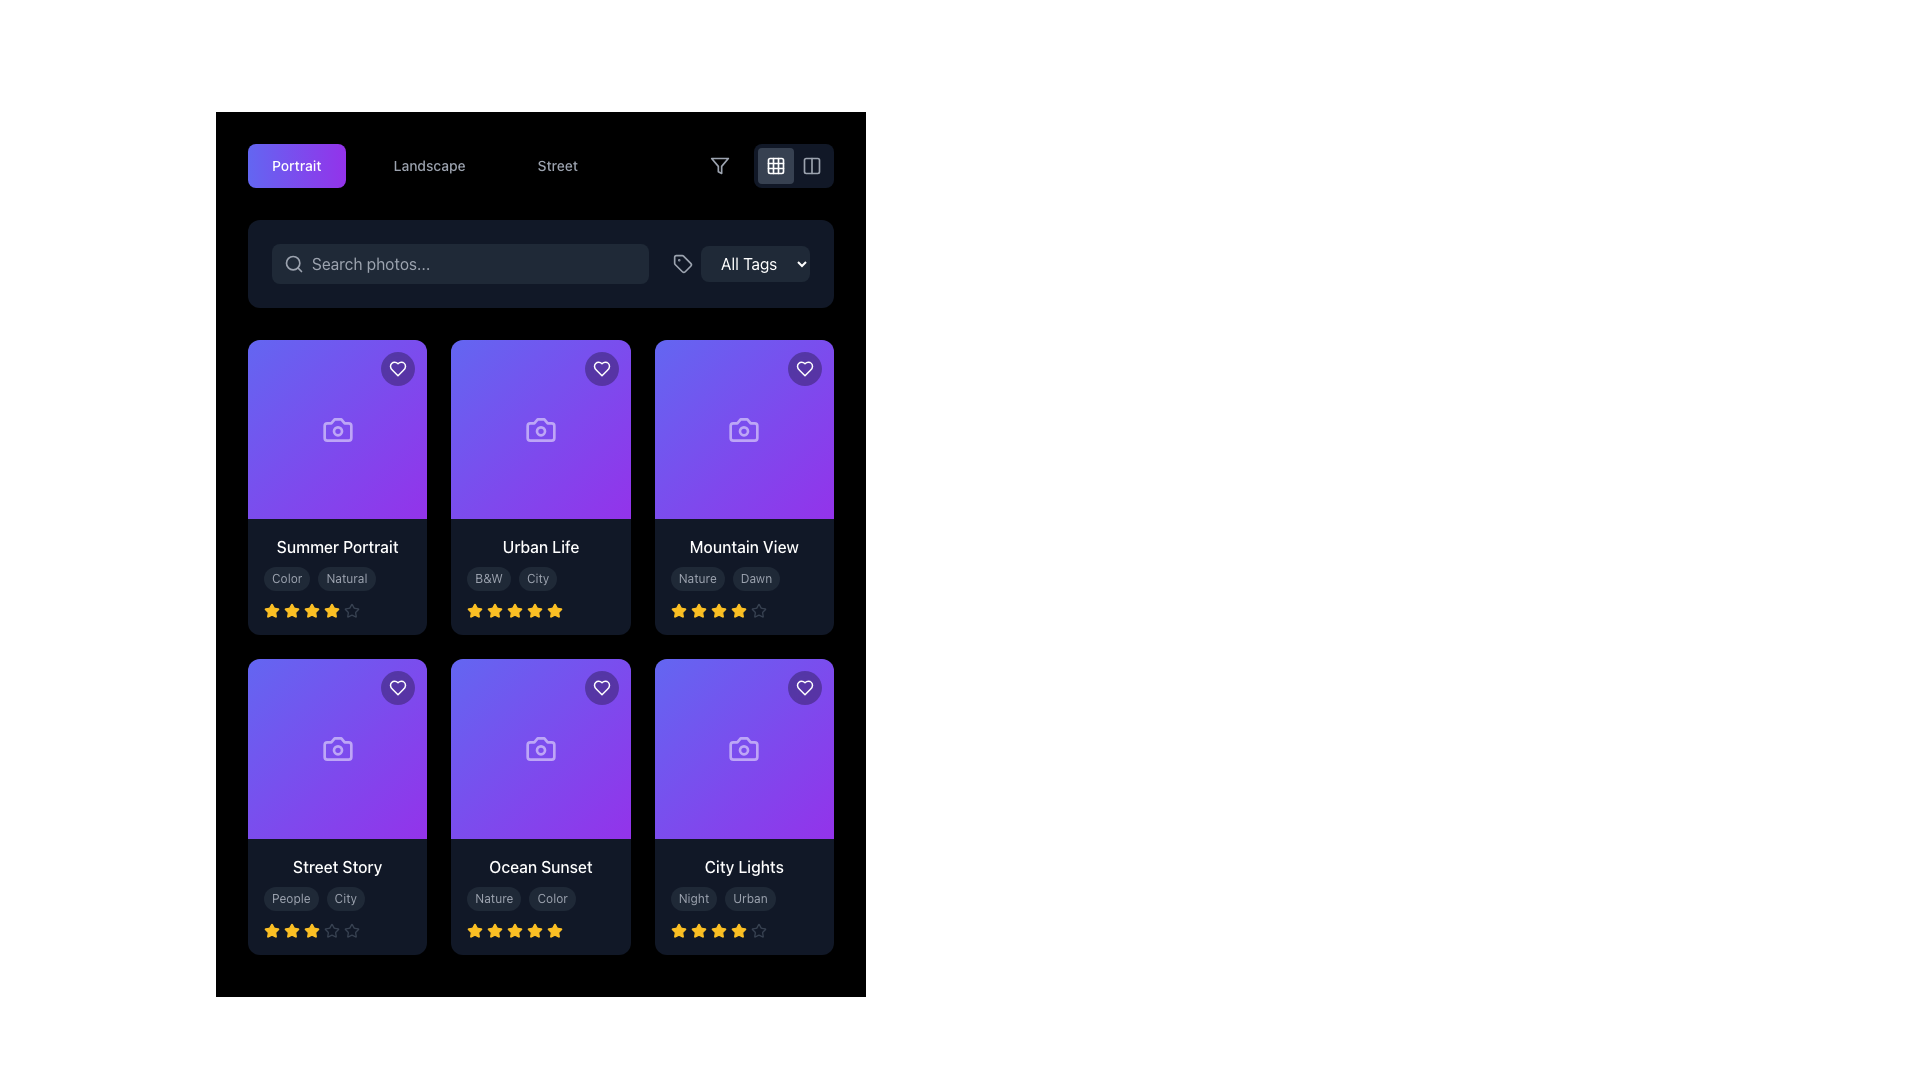 The image size is (1920, 1080). What do you see at coordinates (295, 164) in the screenshot?
I see `the 'Portrait' button, which is the first button in a horizontal group of three buttons, styled with a gradient background and white text, located at the top-left section of the interface` at bounding box center [295, 164].